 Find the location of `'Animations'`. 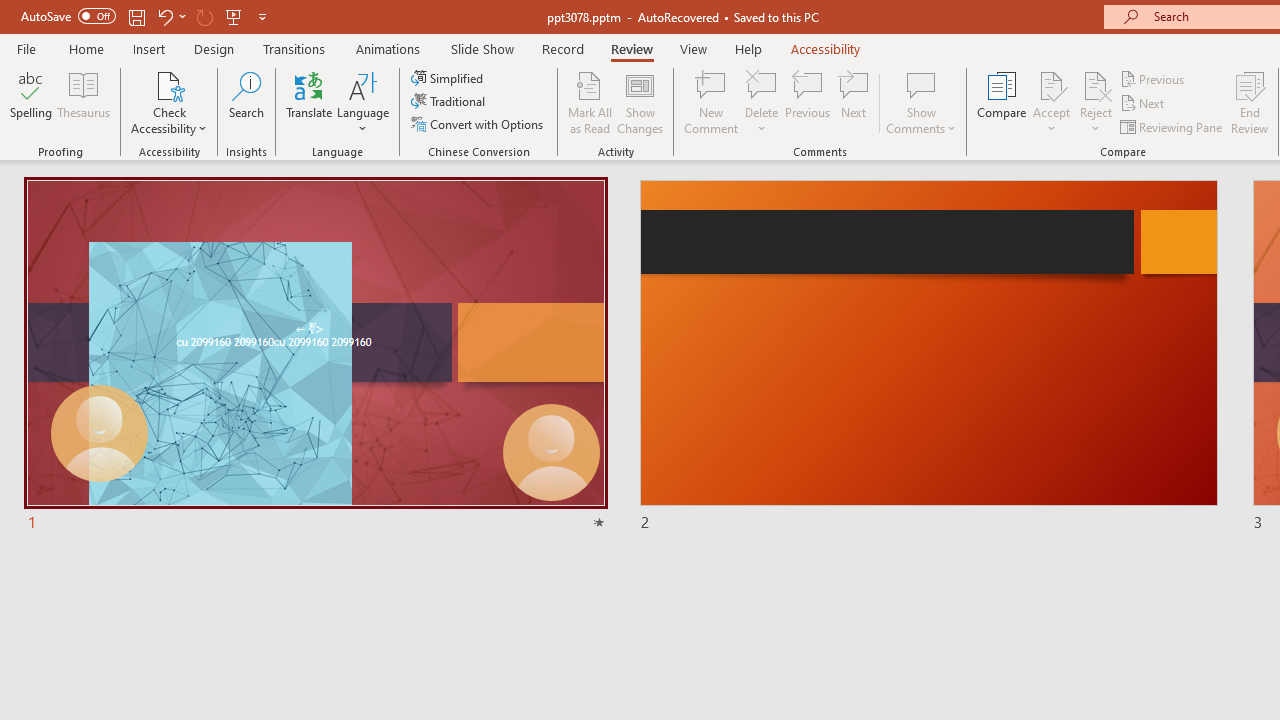

'Animations' is located at coordinates (388, 48).